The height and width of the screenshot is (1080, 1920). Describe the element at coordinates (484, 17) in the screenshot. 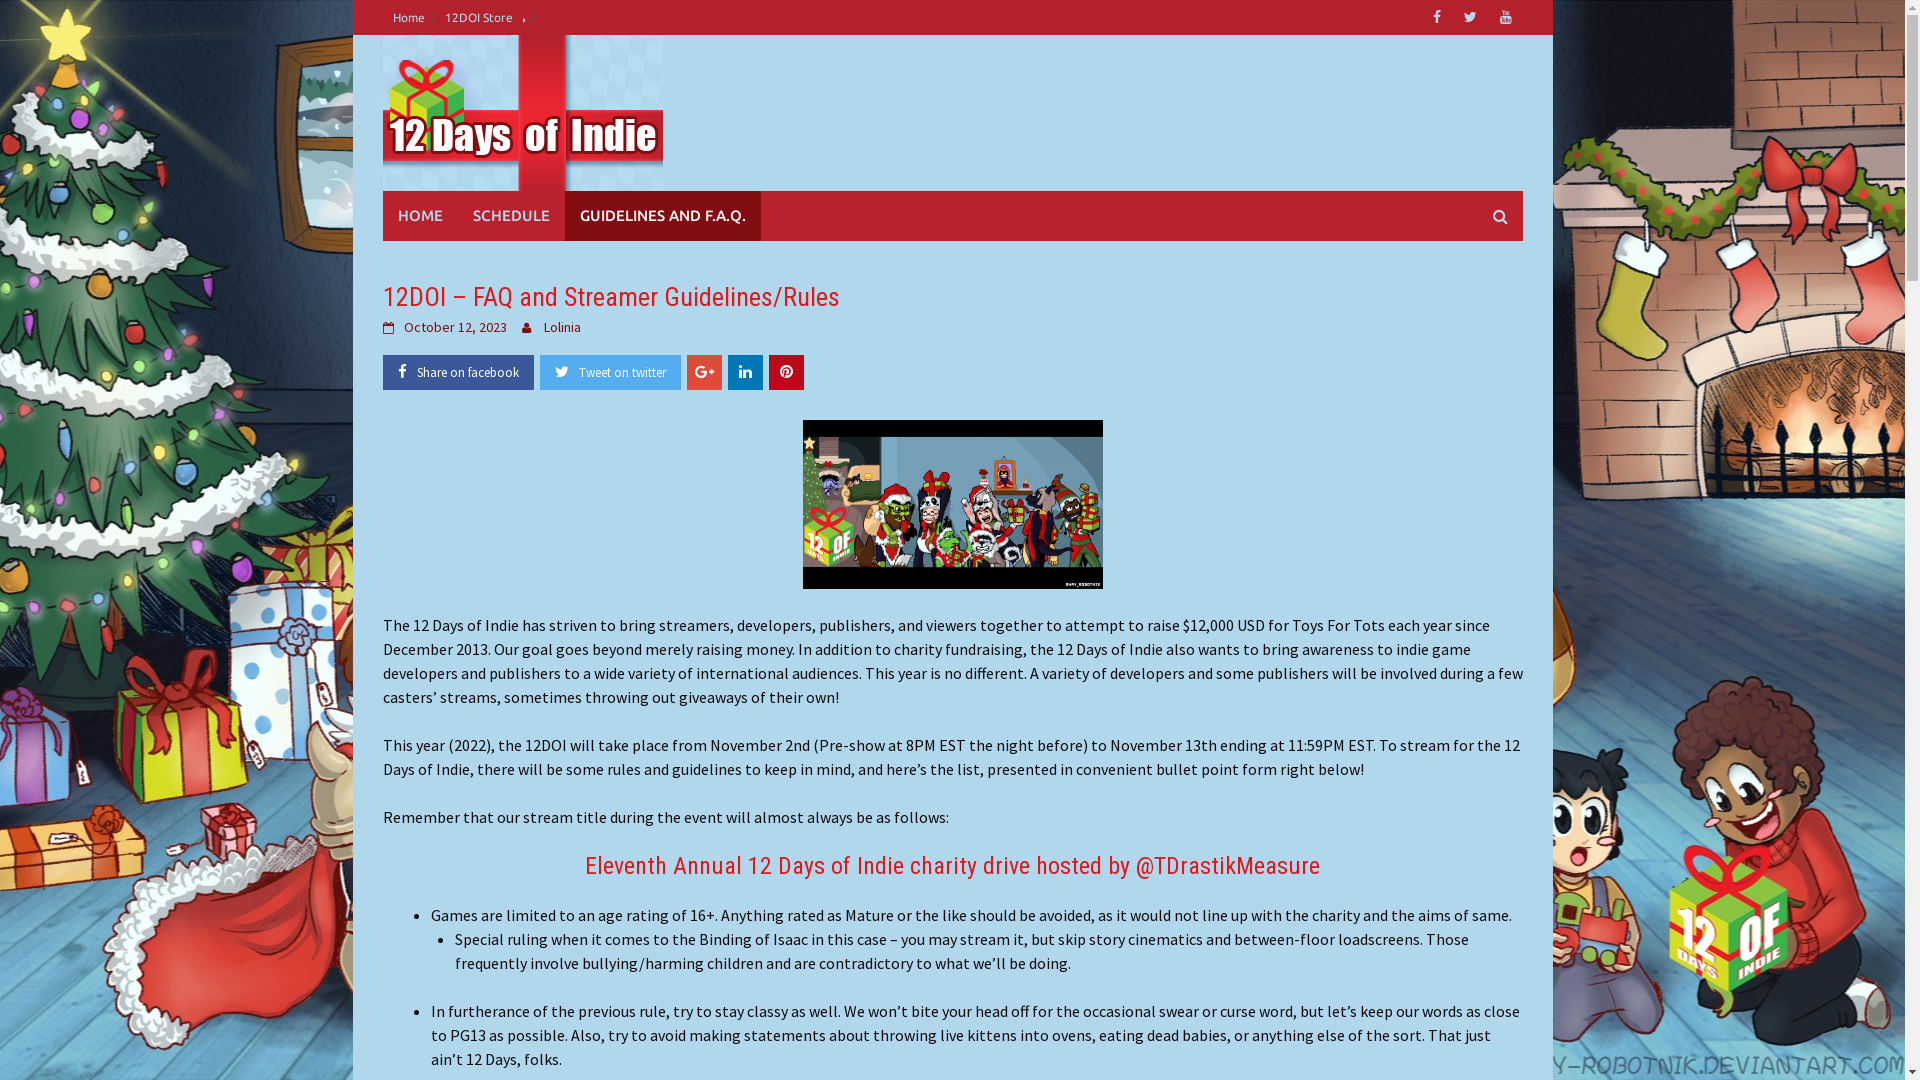

I see `'12DOI Store'` at that location.